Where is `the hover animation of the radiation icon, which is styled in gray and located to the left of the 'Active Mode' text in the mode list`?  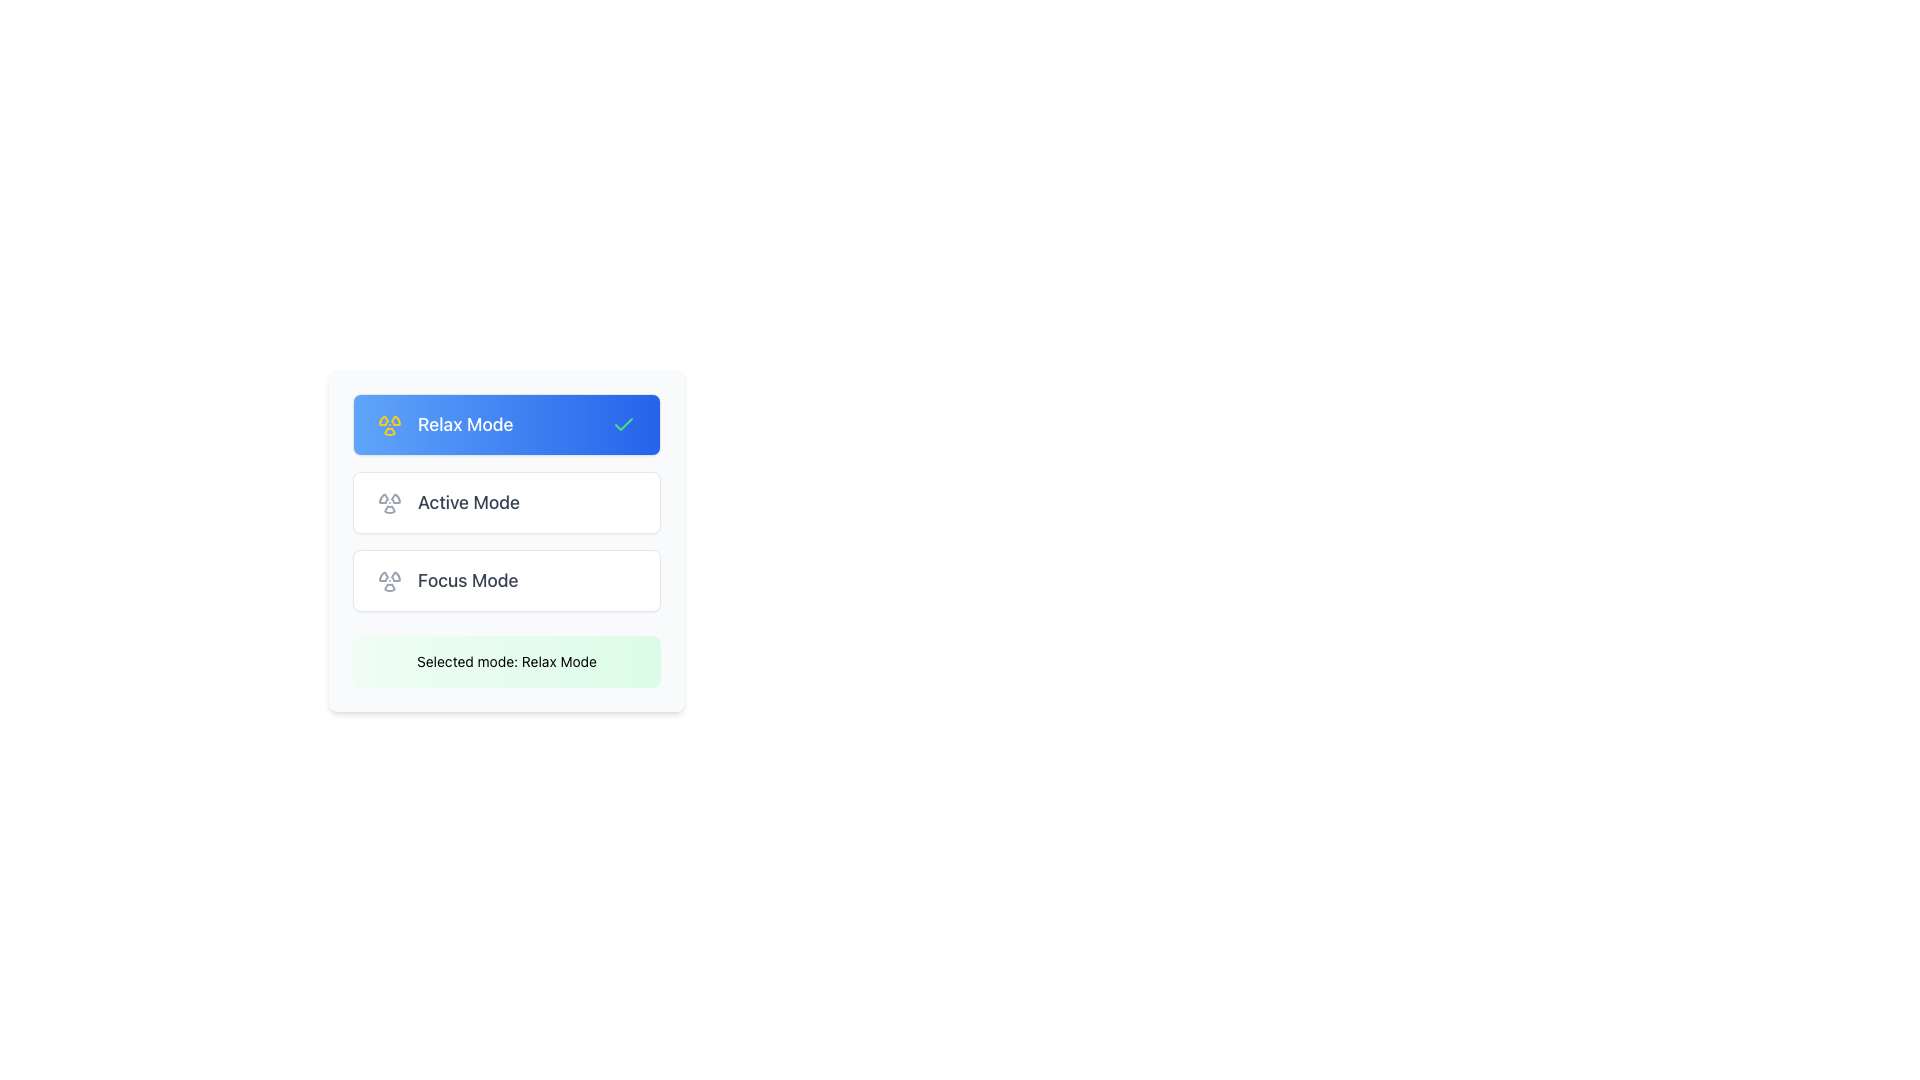 the hover animation of the radiation icon, which is styled in gray and located to the left of the 'Active Mode' text in the mode list is located at coordinates (389, 501).